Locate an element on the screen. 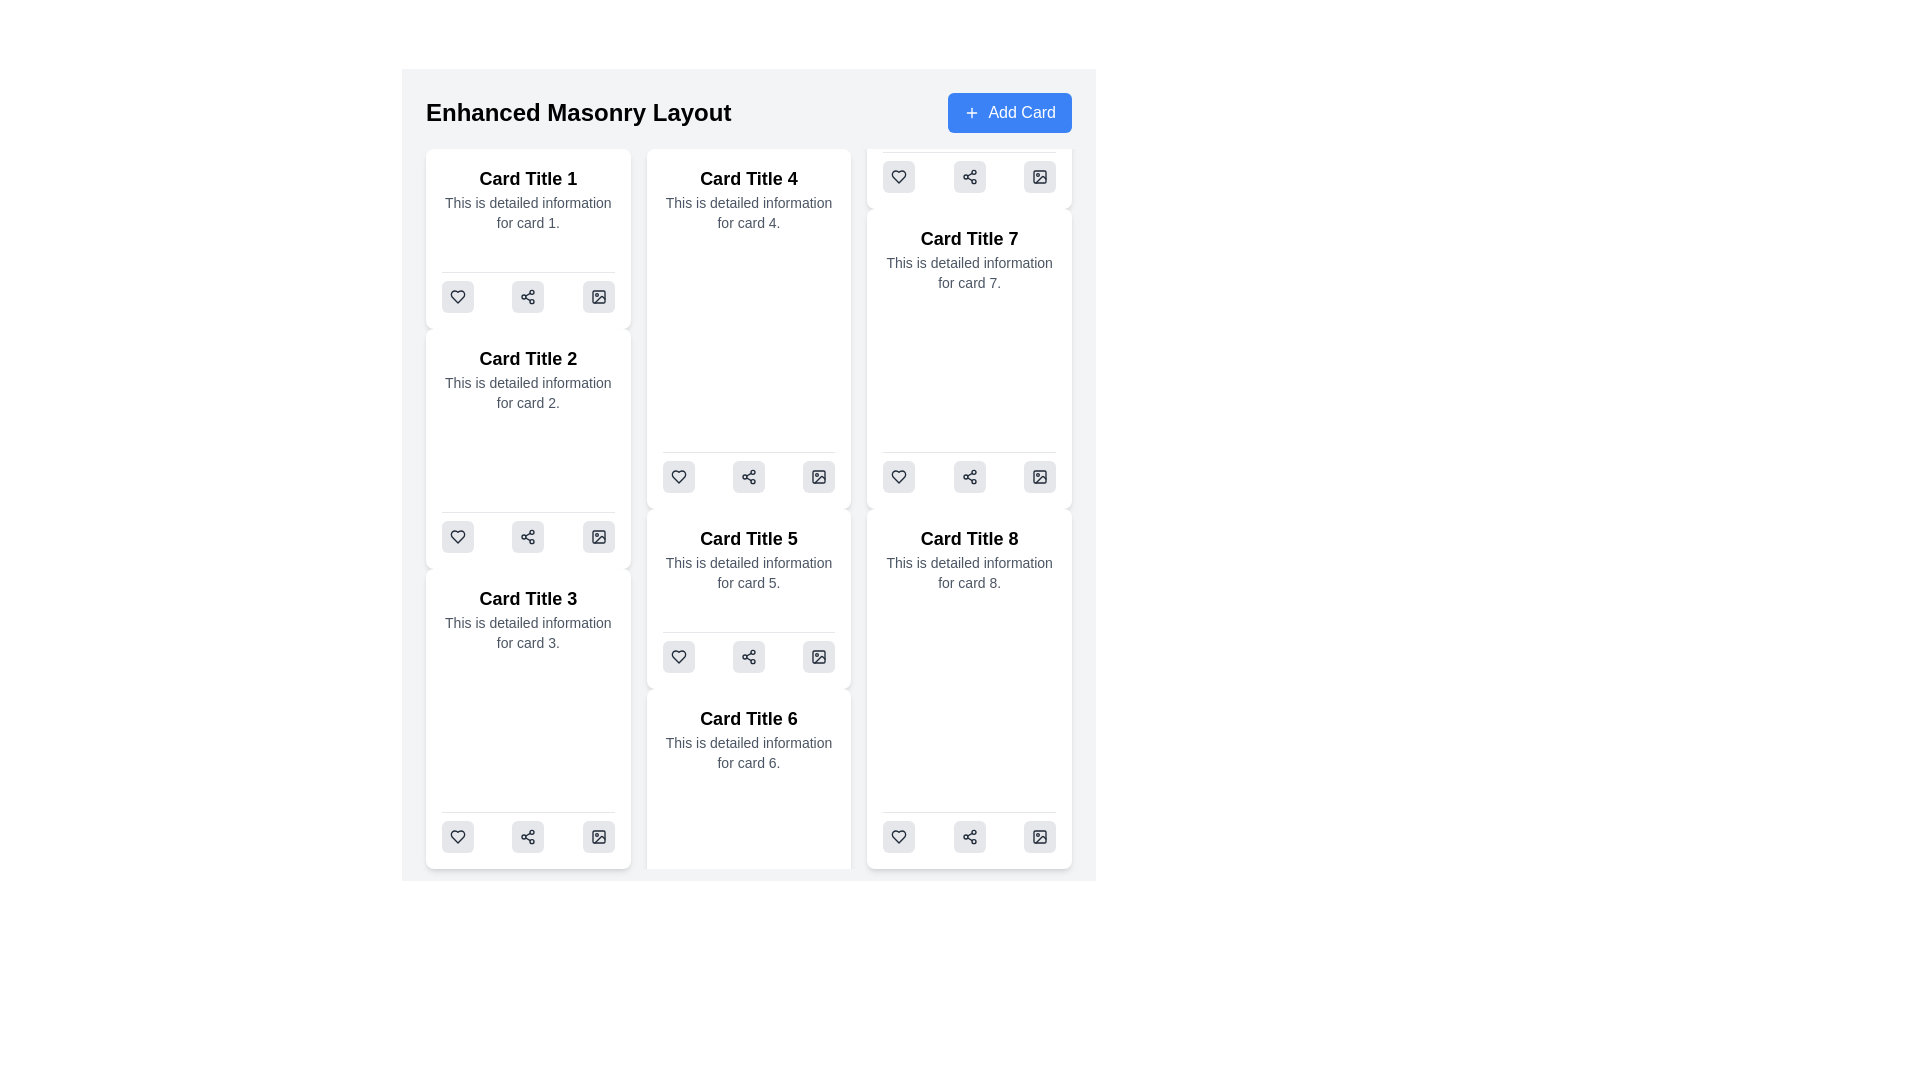  the share icon in the bottom toolbar of 'Card Title 3' is located at coordinates (528, 837).